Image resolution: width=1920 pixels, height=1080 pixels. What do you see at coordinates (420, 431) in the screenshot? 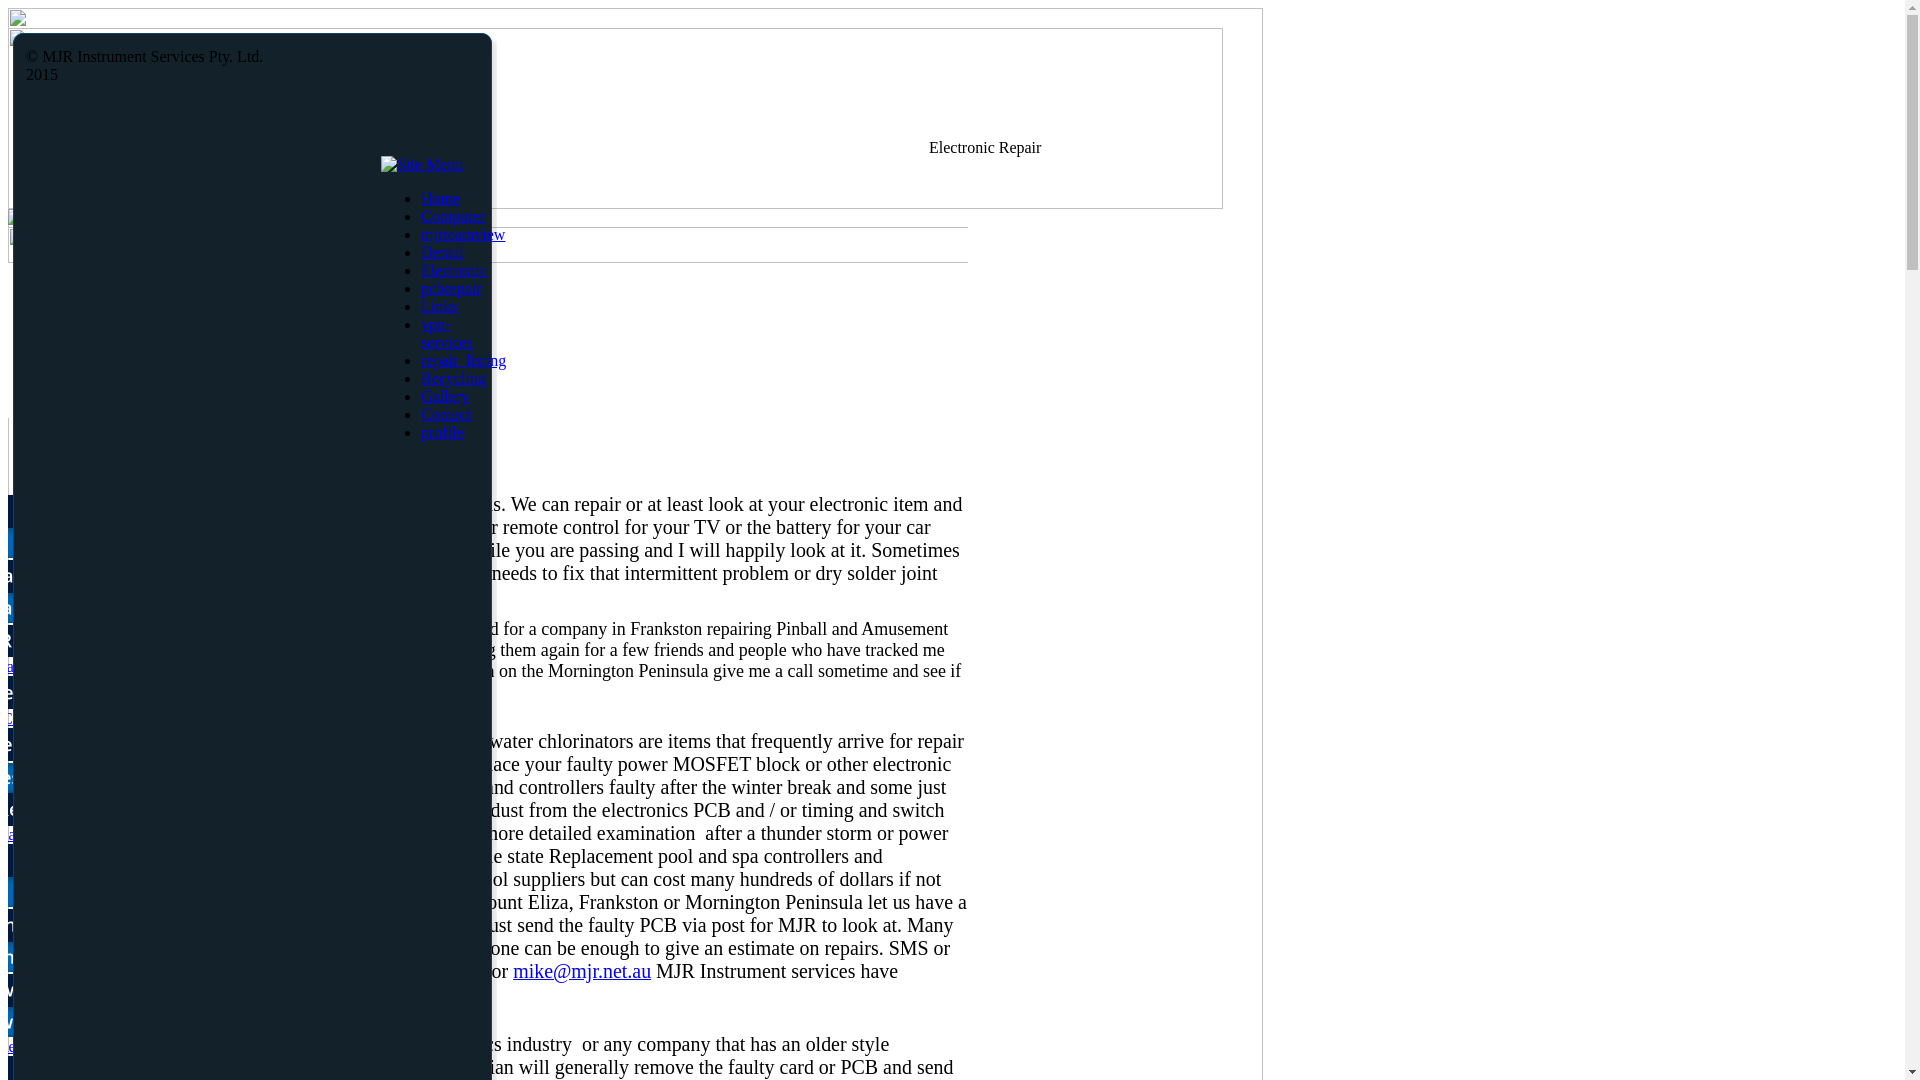
I see `'profile'` at bounding box center [420, 431].